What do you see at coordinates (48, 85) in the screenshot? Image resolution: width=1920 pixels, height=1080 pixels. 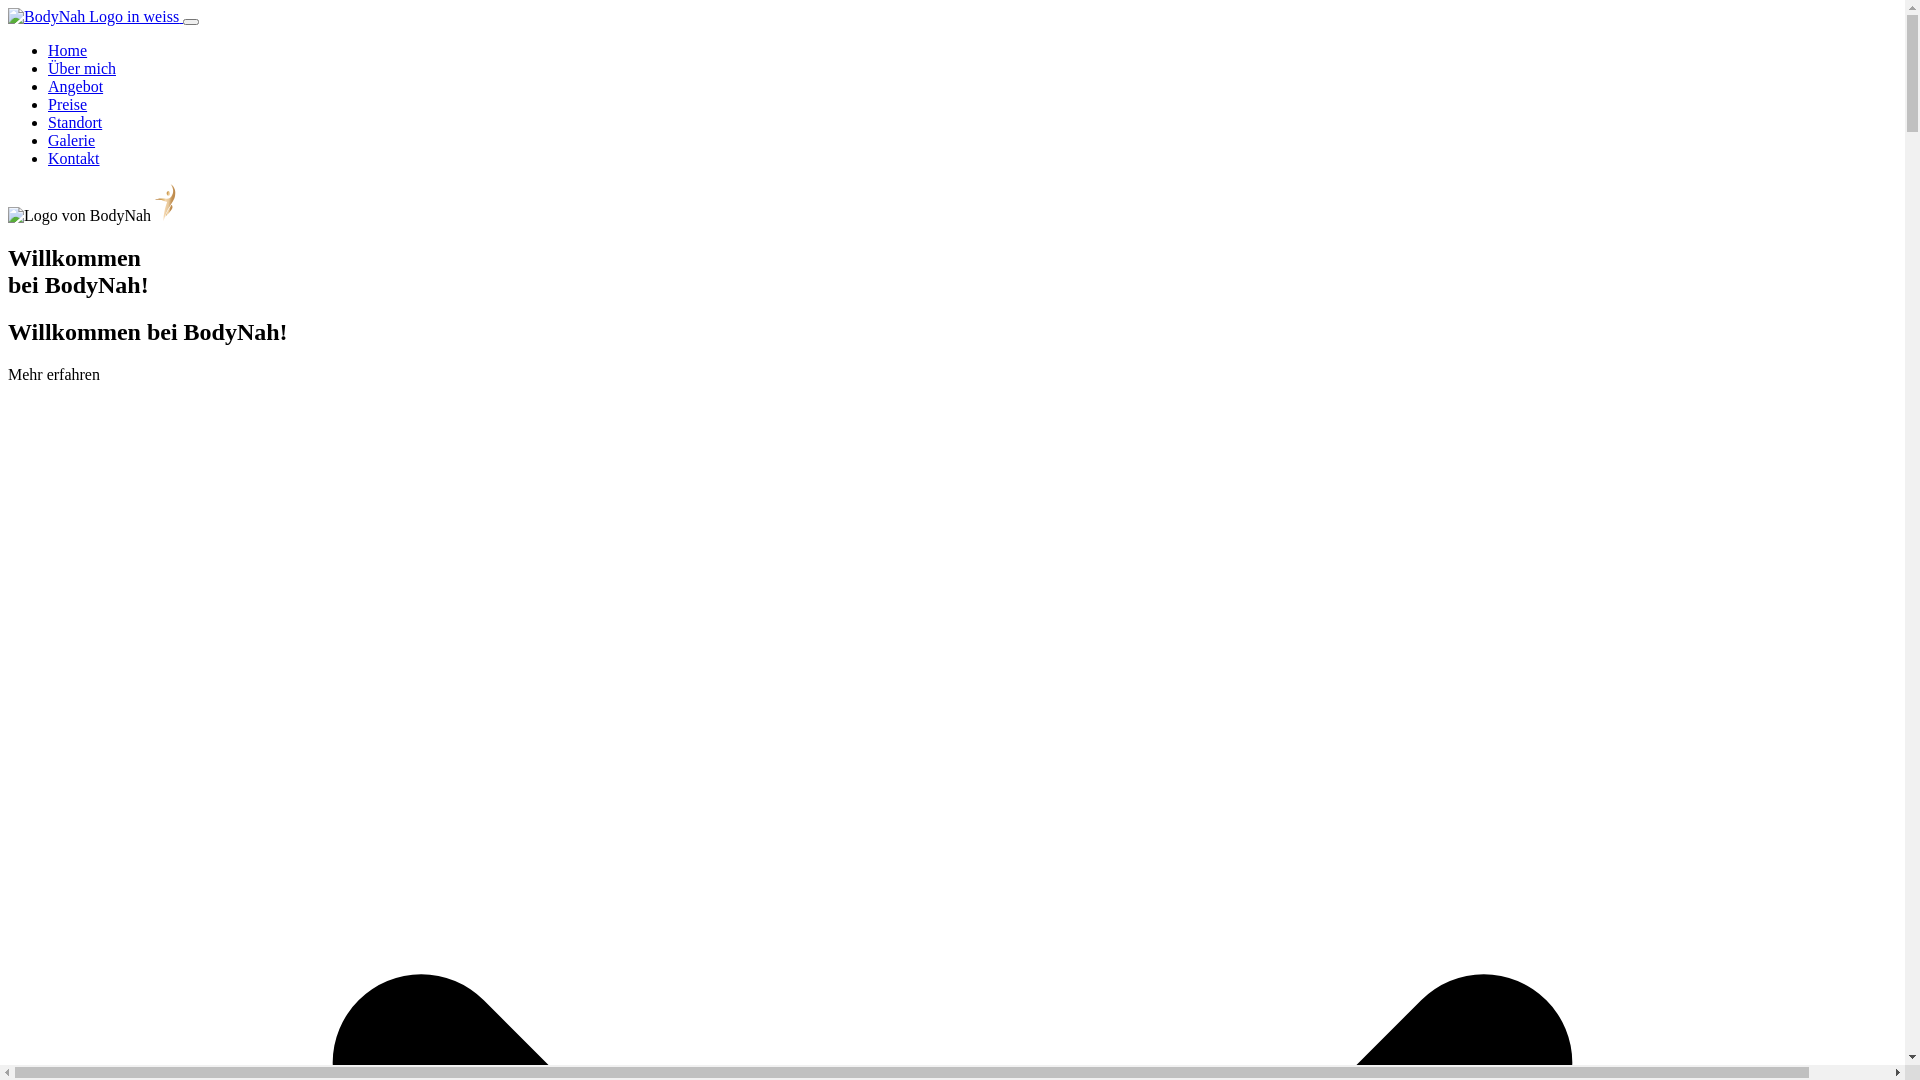 I see `'Angebot'` at bounding box center [48, 85].